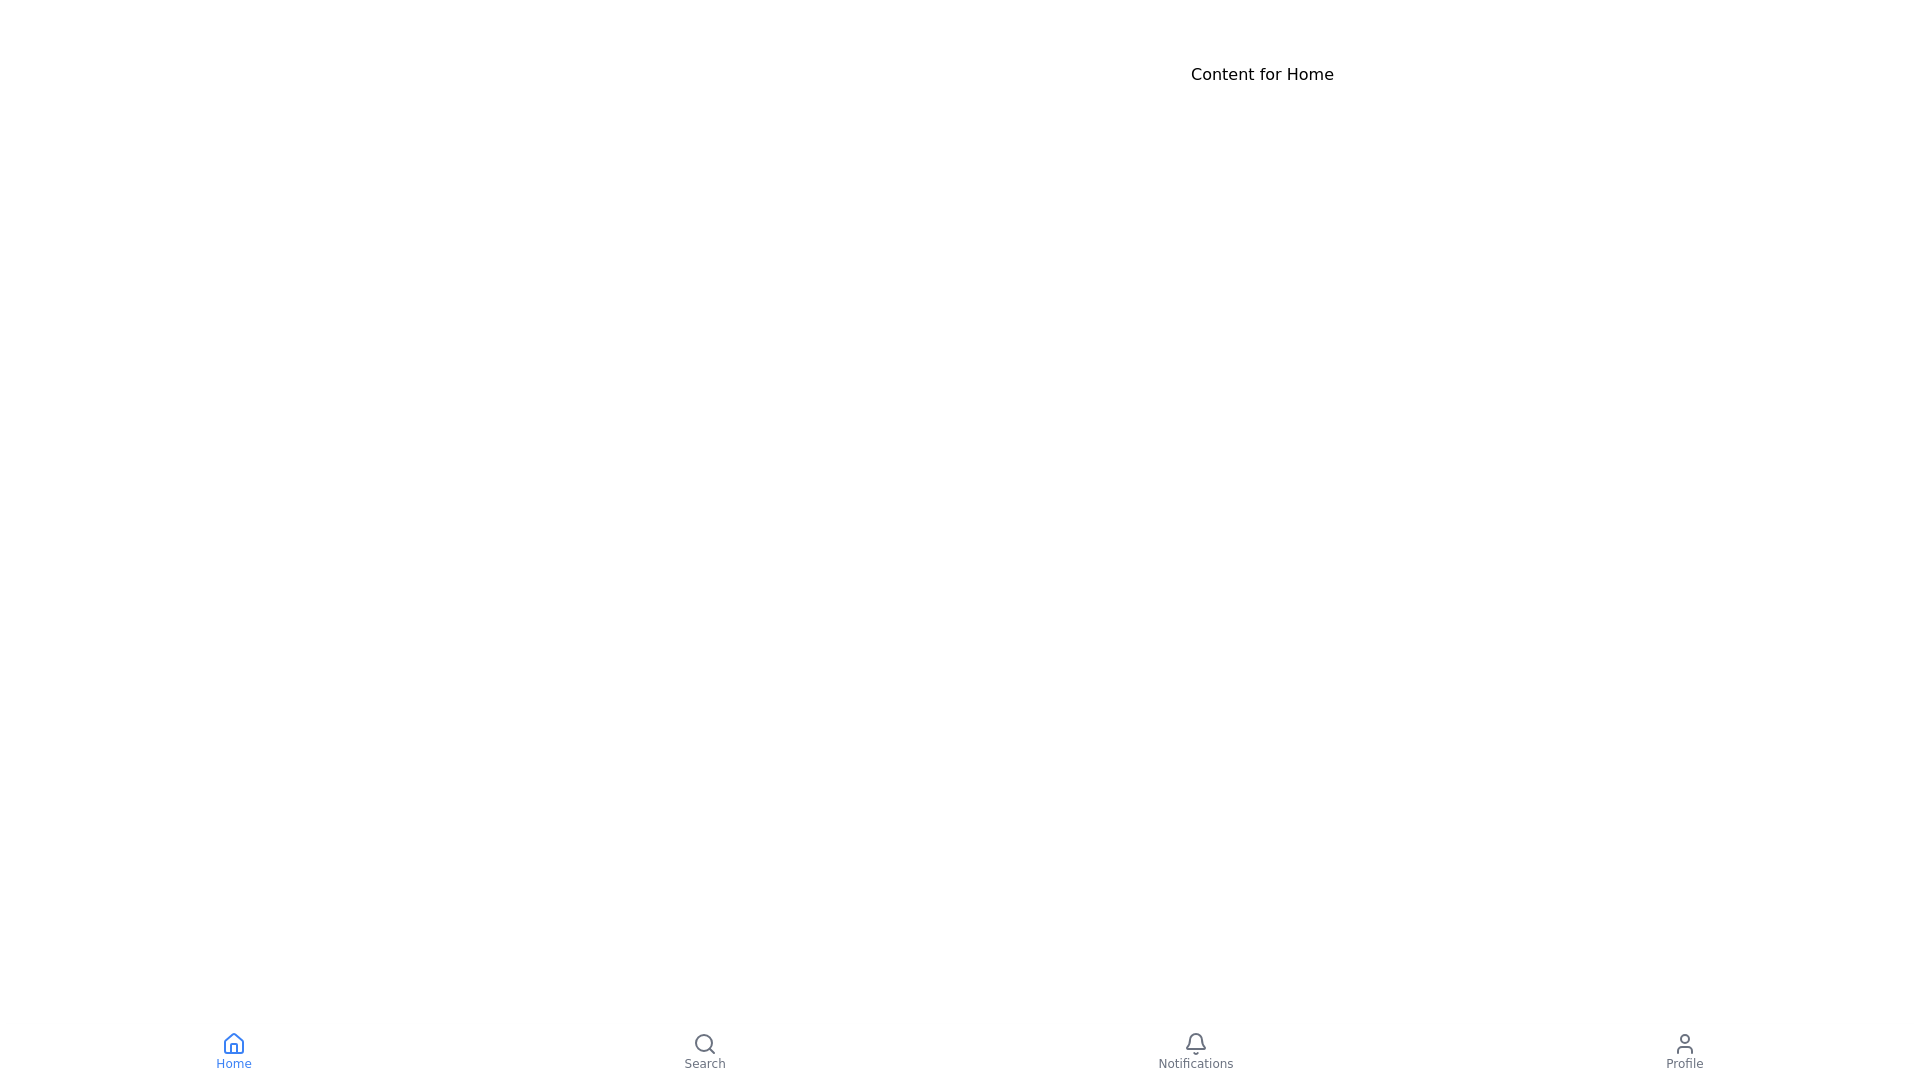 This screenshot has width=1920, height=1080. I want to click on the bell icon representing notifications, so click(1195, 1043).